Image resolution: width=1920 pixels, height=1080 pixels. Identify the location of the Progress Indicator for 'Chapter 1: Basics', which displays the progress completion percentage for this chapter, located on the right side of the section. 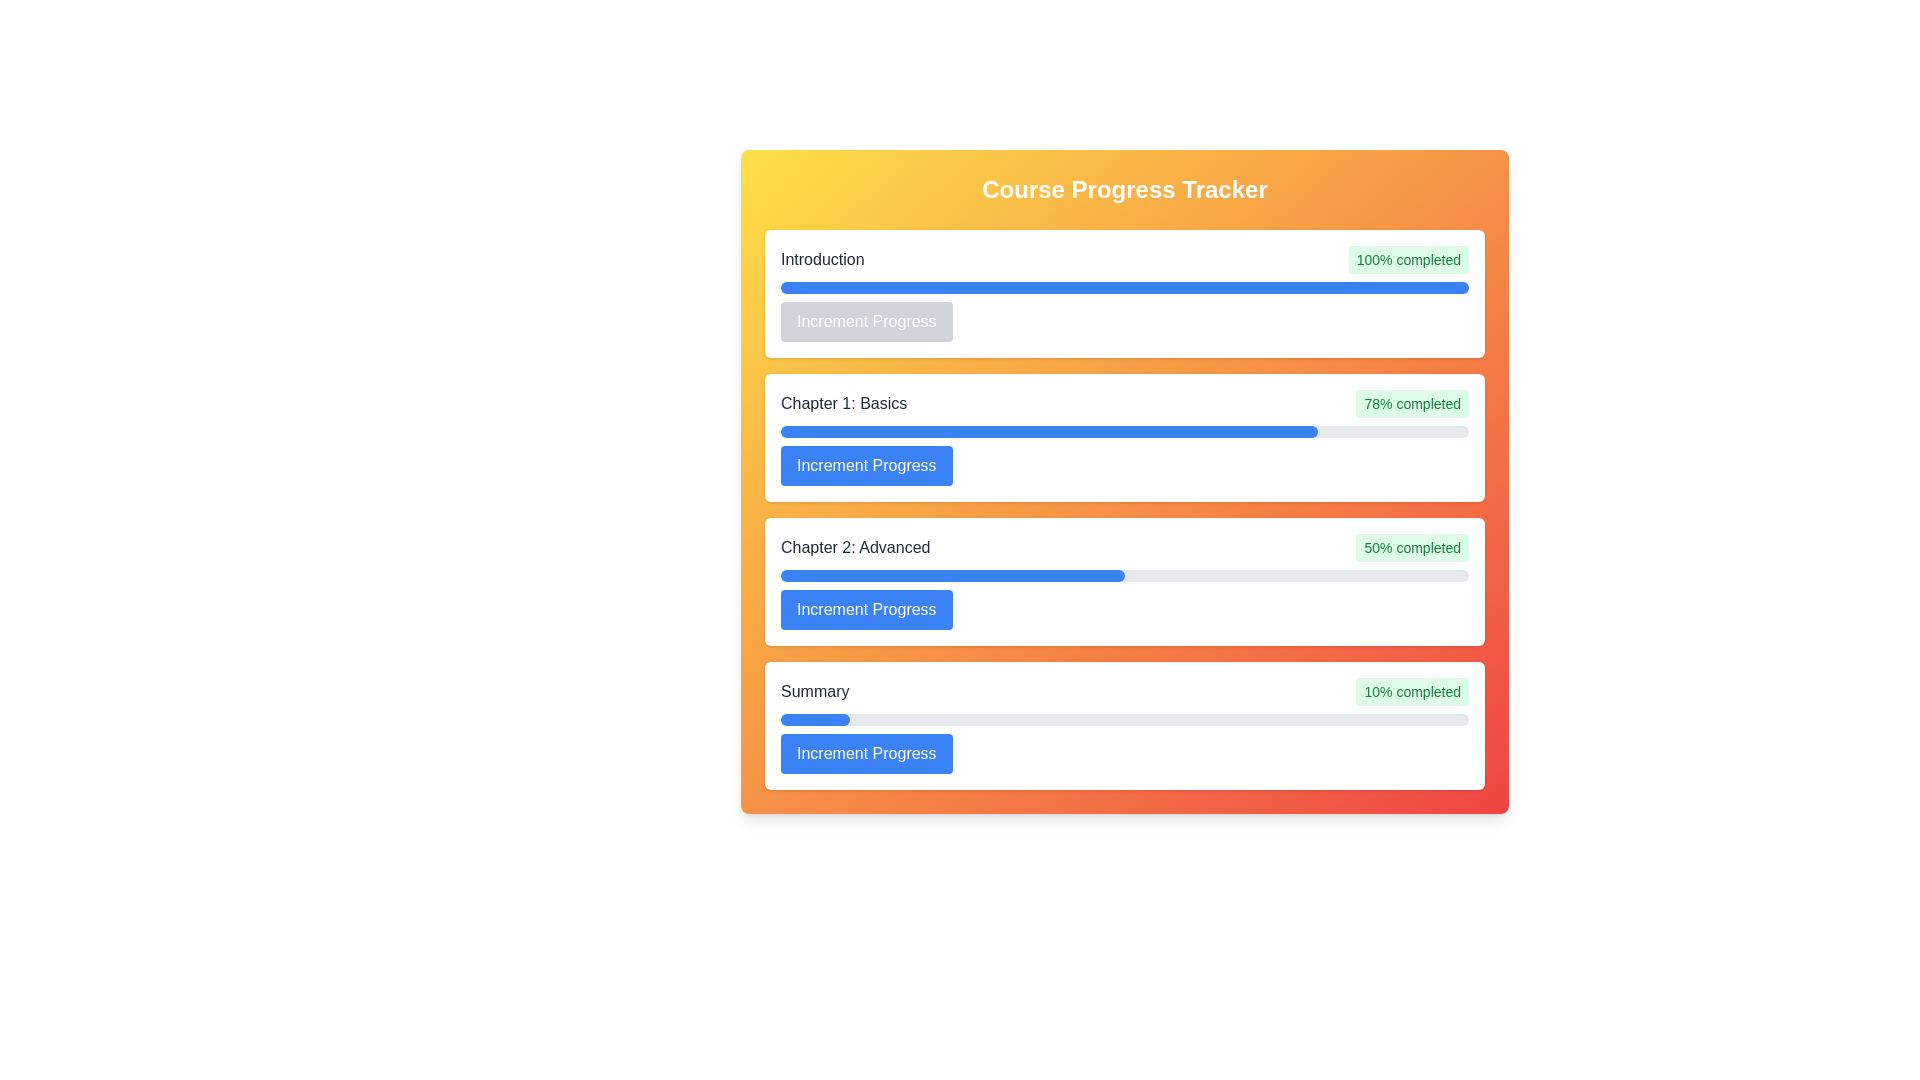
(1411, 404).